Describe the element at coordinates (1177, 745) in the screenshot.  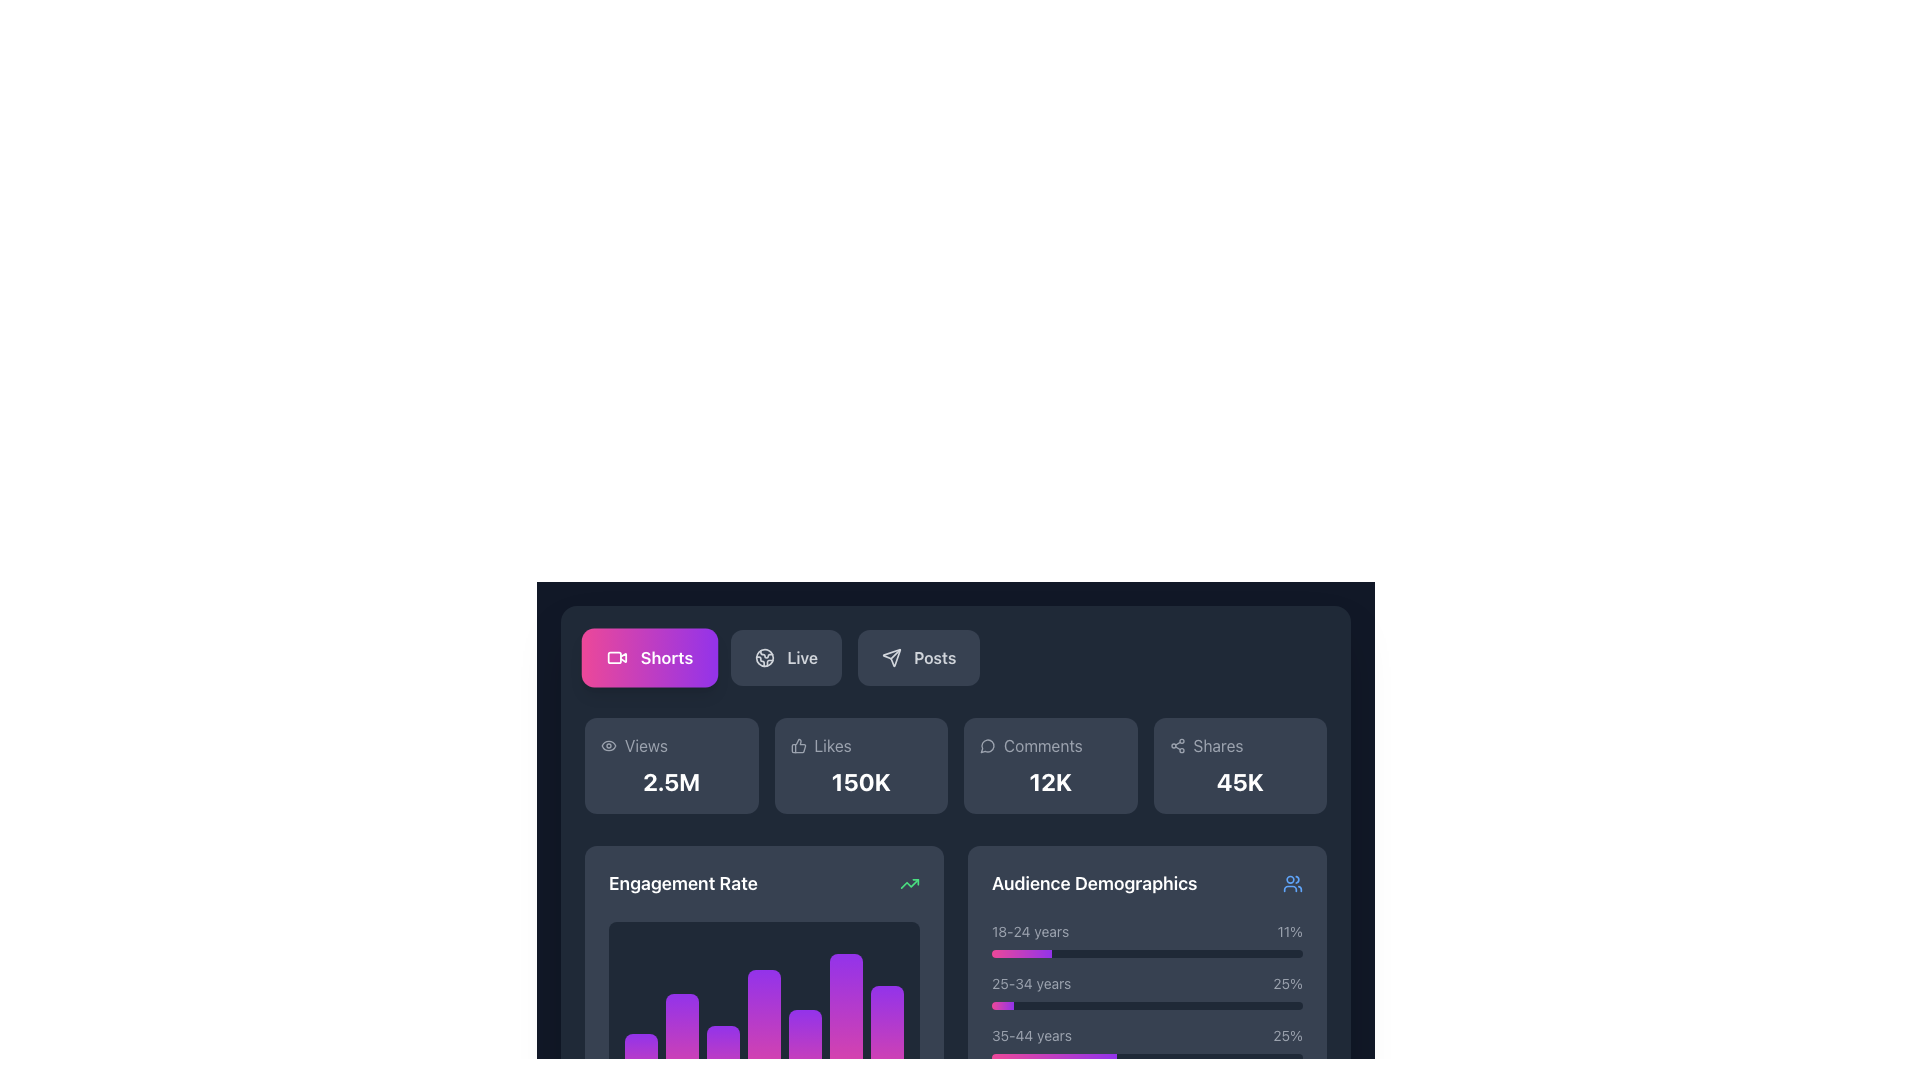
I see `the share icon located in the top-right corner of the grey box containing the label 'Shares' and the number '45K'` at that location.